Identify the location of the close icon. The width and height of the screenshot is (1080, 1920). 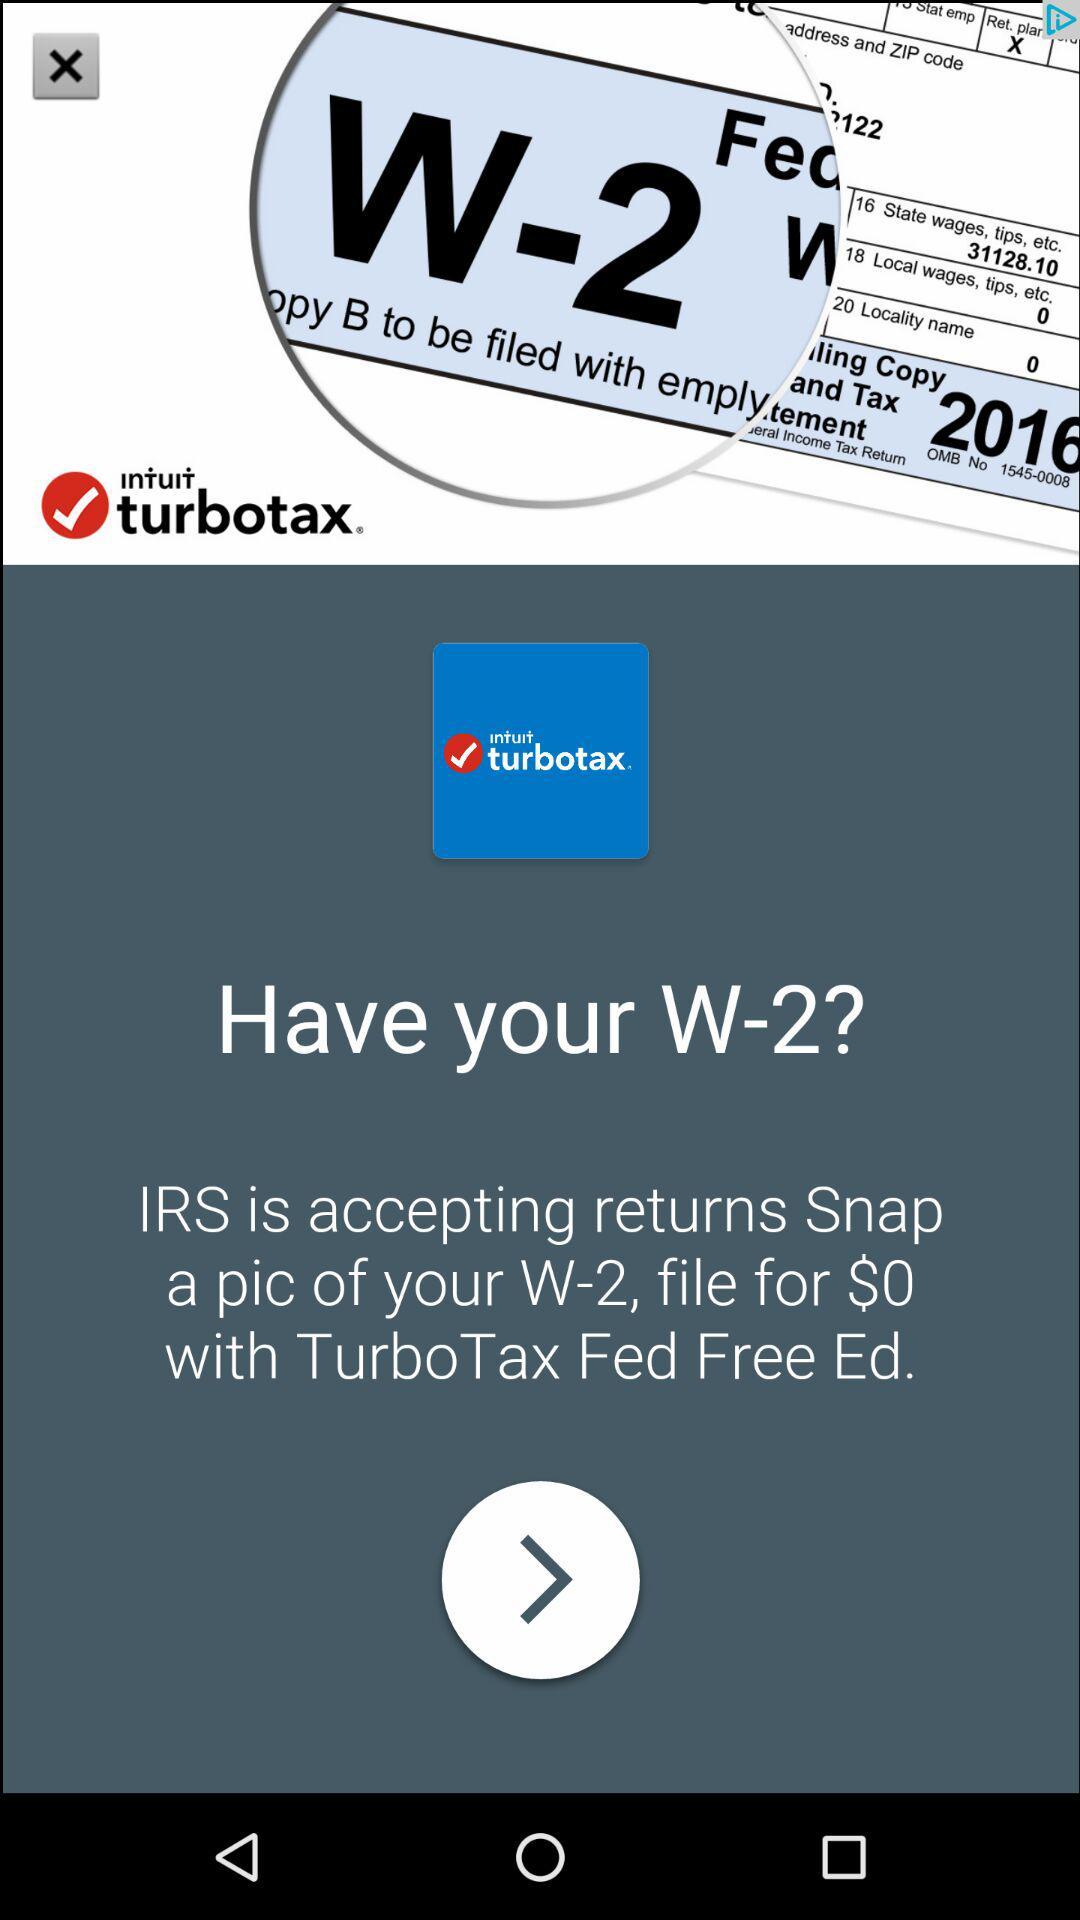
(91, 97).